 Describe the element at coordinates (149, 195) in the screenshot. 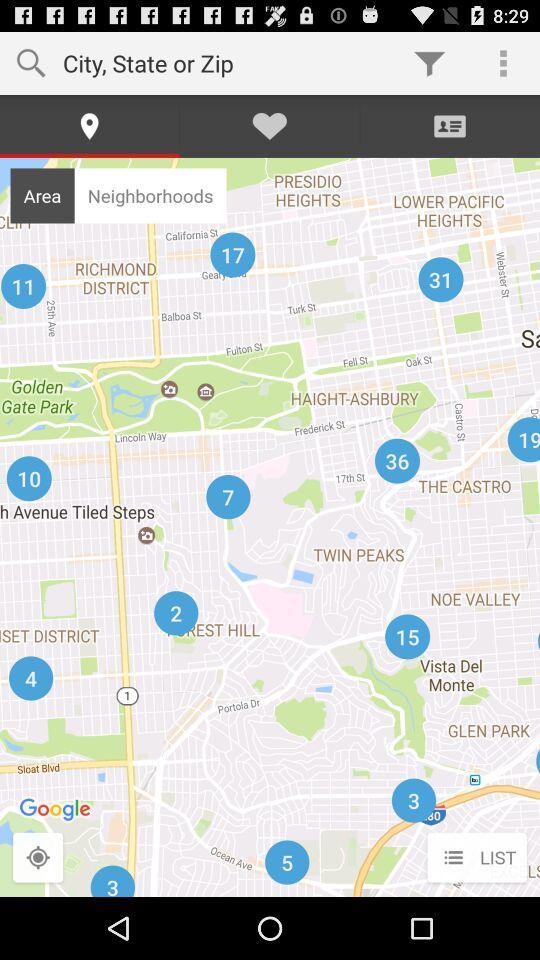

I see `icon to the right of area icon` at that location.